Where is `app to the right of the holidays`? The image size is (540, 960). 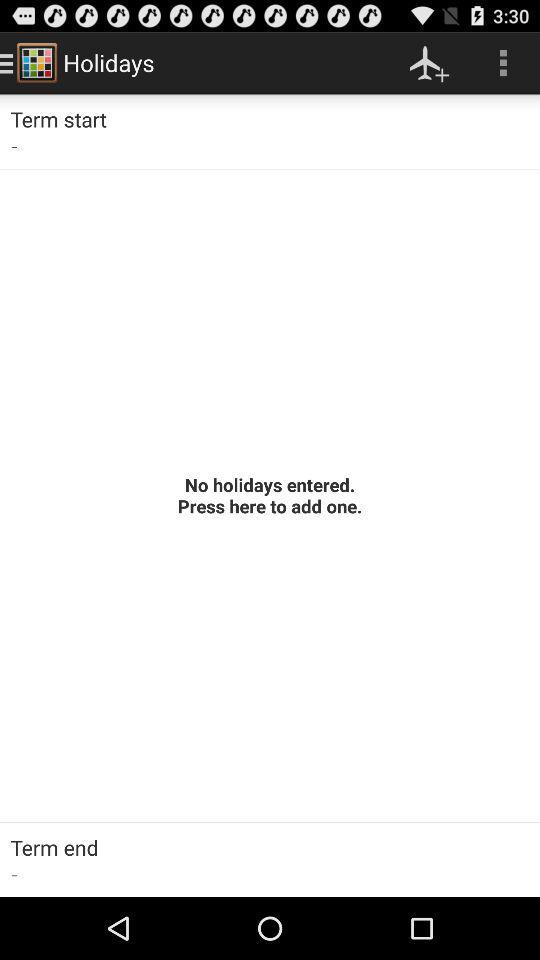
app to the right of the holidays is located at coordinates (428, 62).